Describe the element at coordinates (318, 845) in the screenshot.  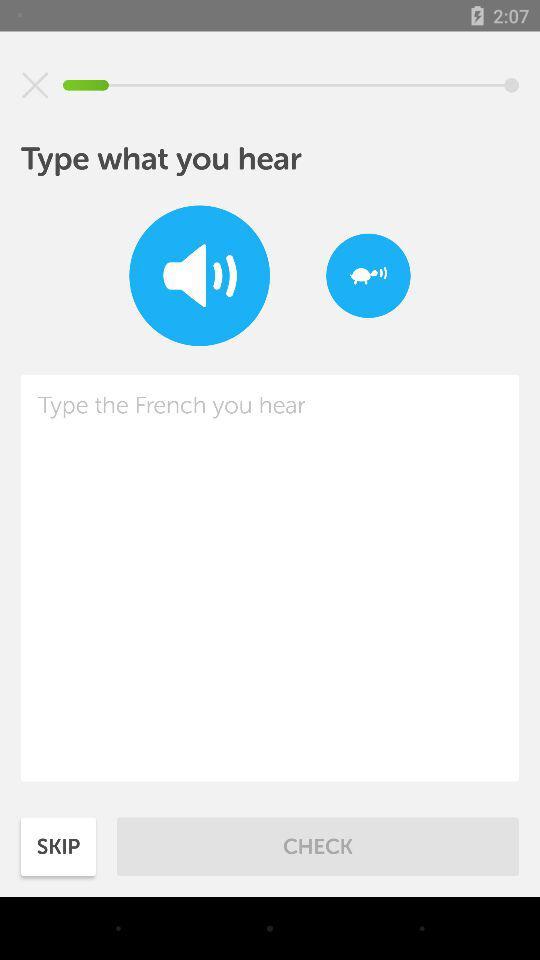
I see `the icon to the right of skip item` at that location.